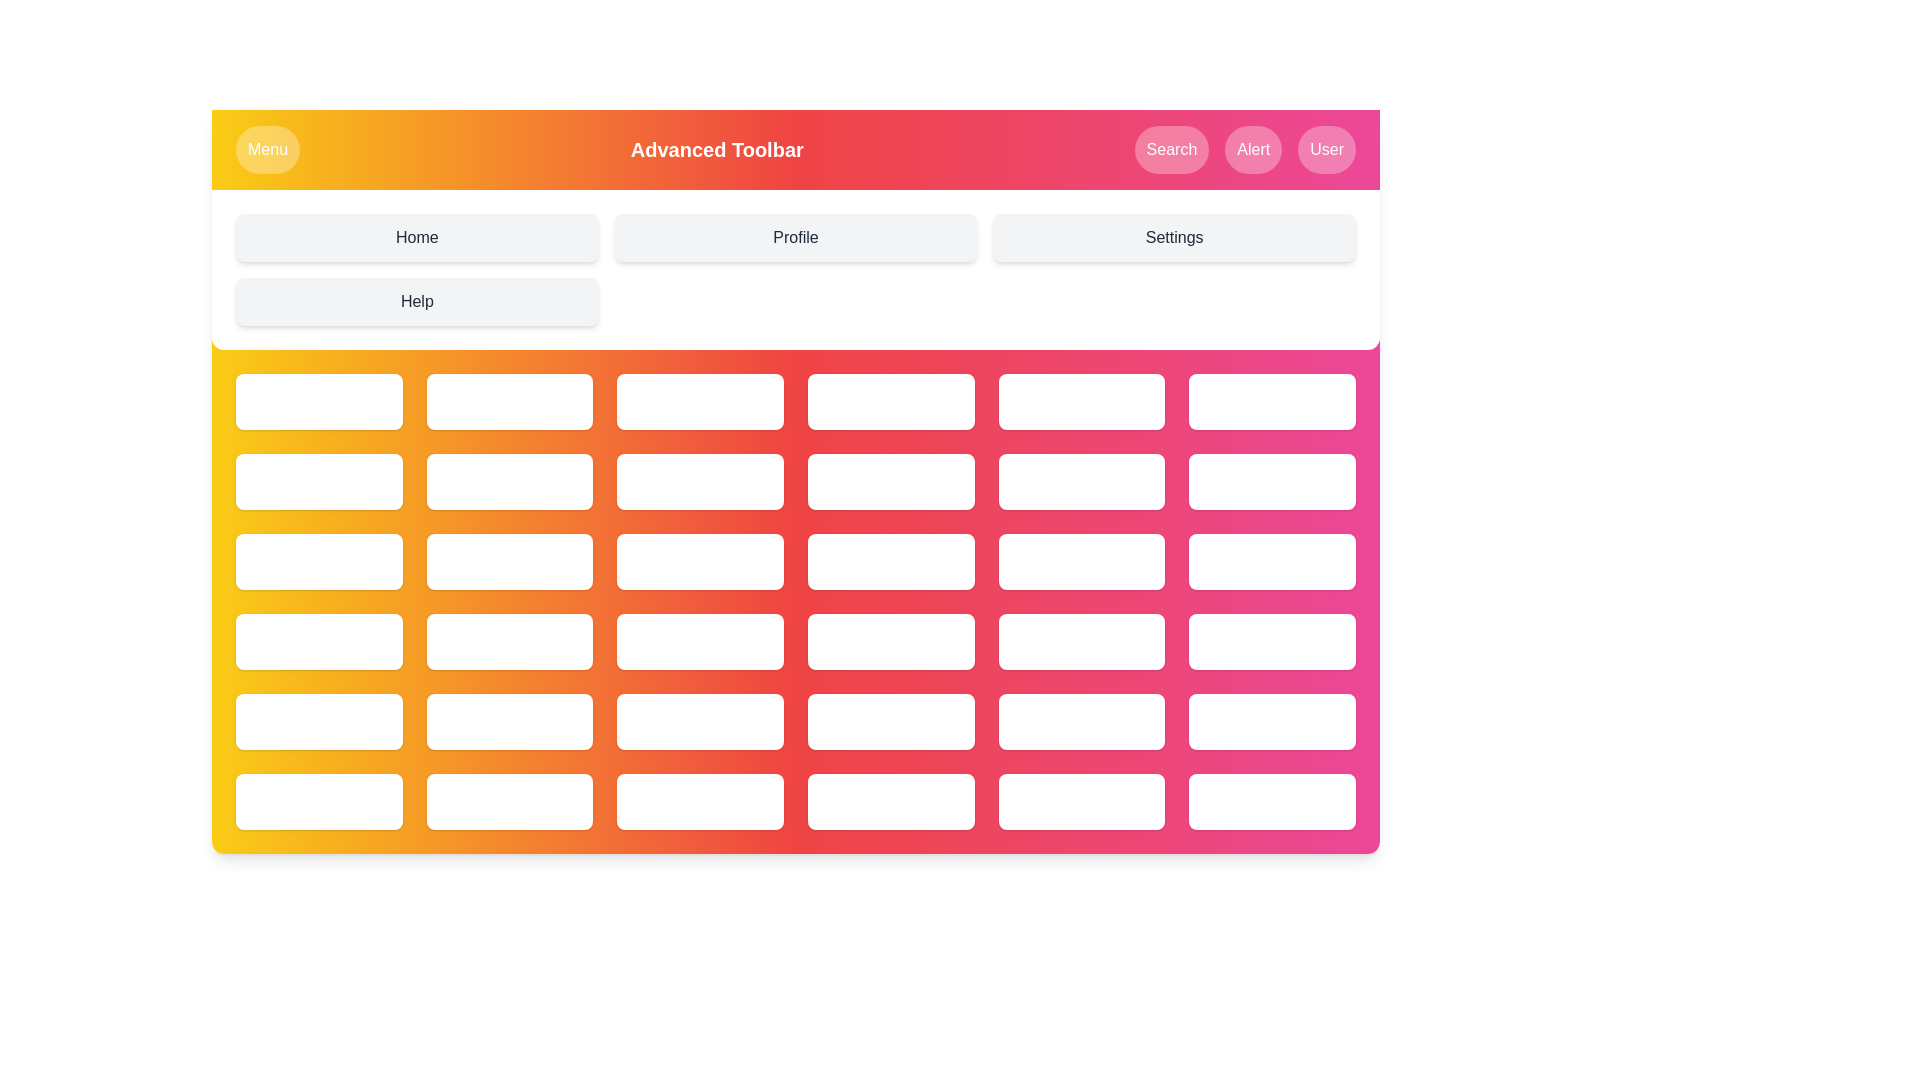  I want to click on the Search button in the navigation bar, so click(1171, 149).